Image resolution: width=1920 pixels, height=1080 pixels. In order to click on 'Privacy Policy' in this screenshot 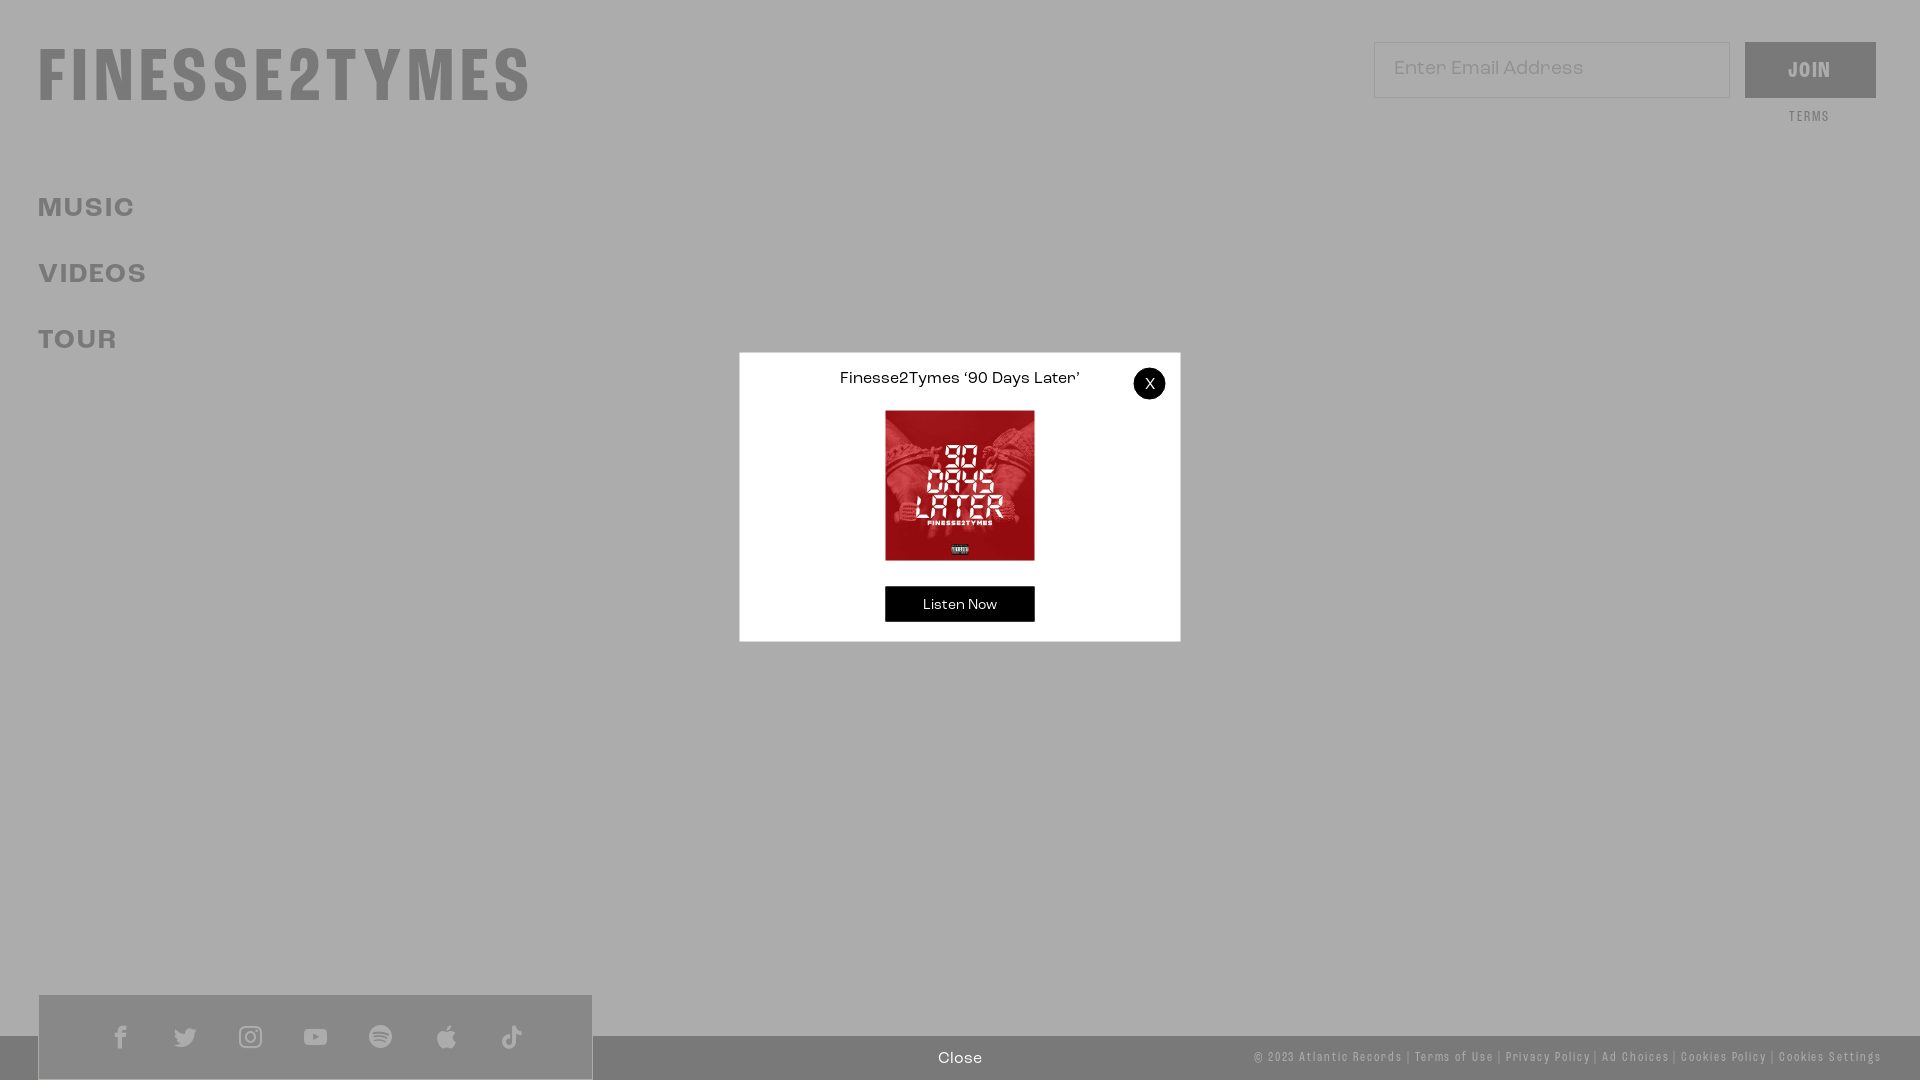, I will do `click(1547, 1056)`.